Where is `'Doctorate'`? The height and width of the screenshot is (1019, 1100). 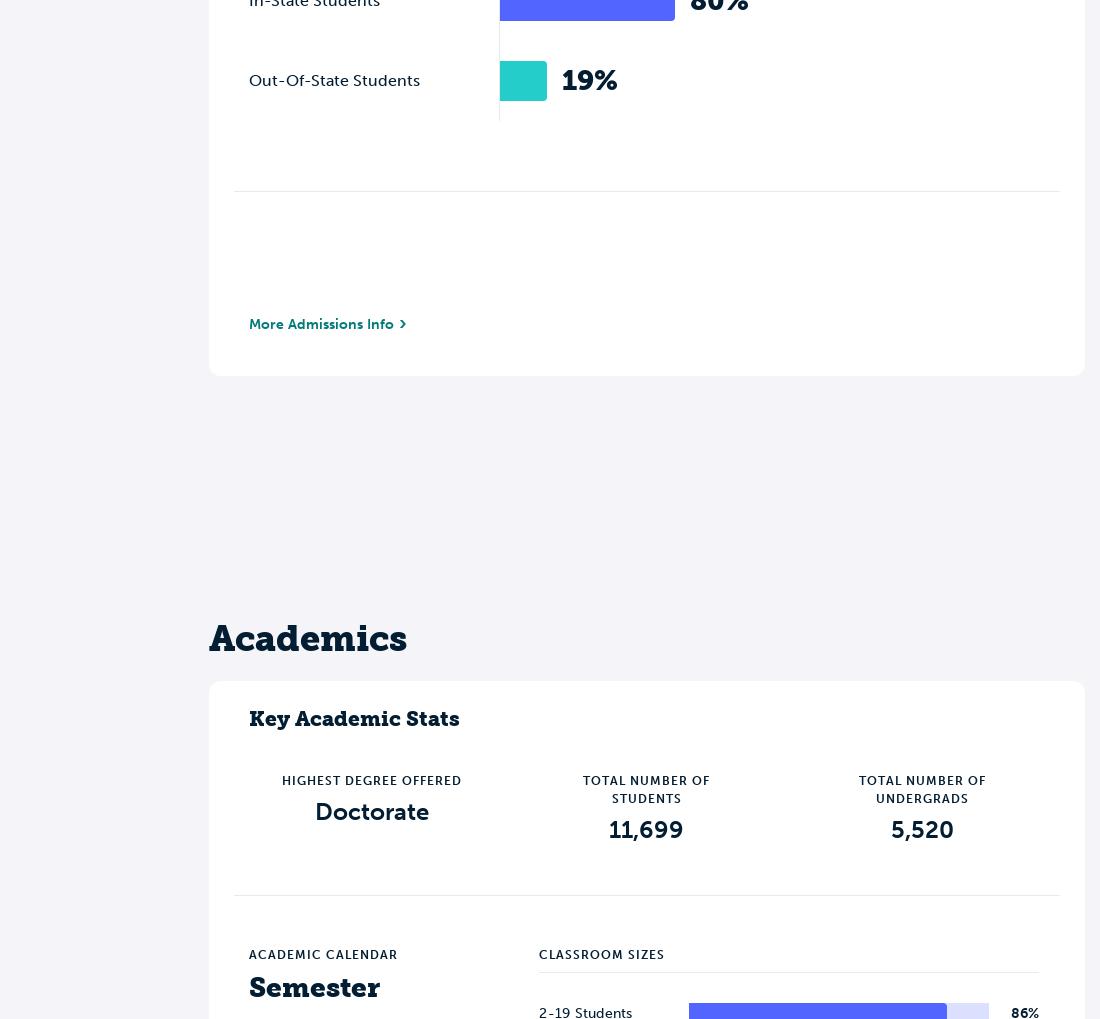
'Doctorate' is located at coordinates (371, 810).